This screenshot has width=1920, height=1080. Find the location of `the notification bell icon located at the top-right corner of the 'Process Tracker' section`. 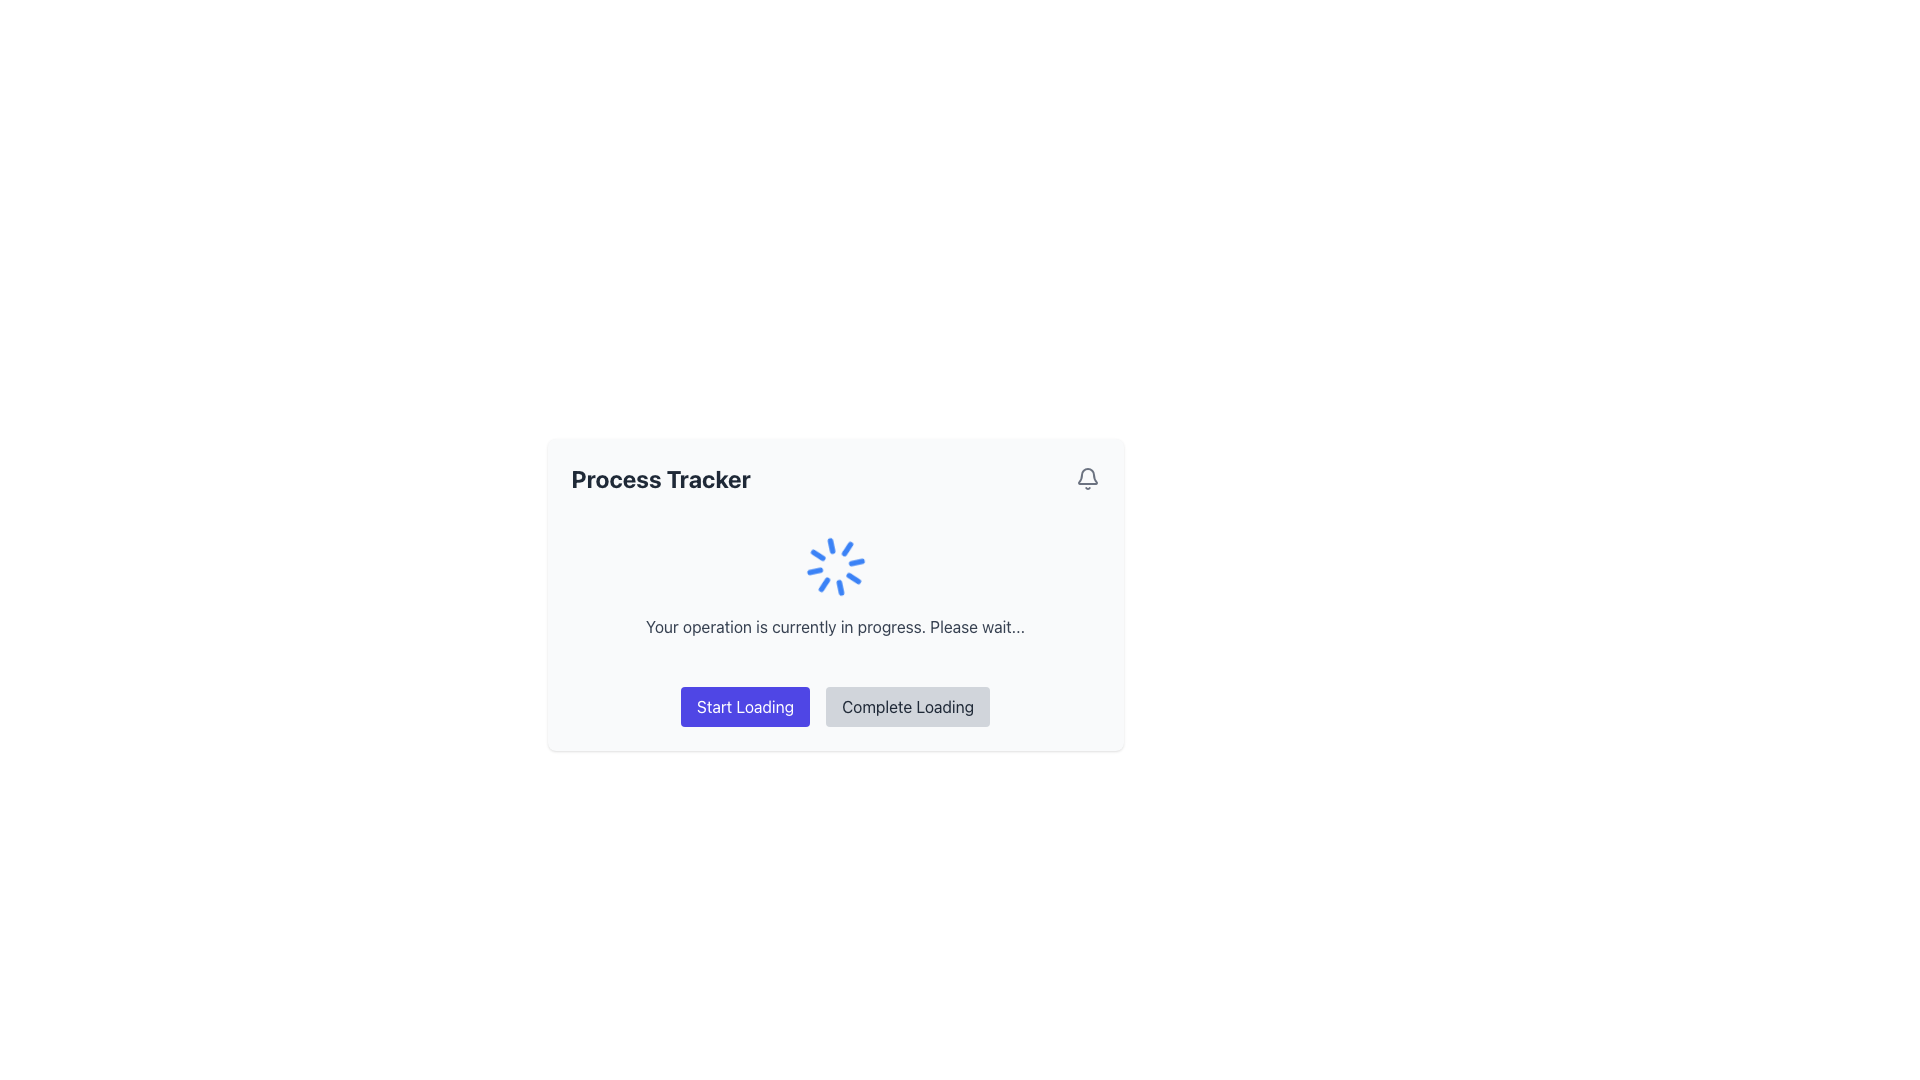

the notification bell icon located at the top-right corner of the 'Process Tracker' section is located at coordinates (1086, 478).